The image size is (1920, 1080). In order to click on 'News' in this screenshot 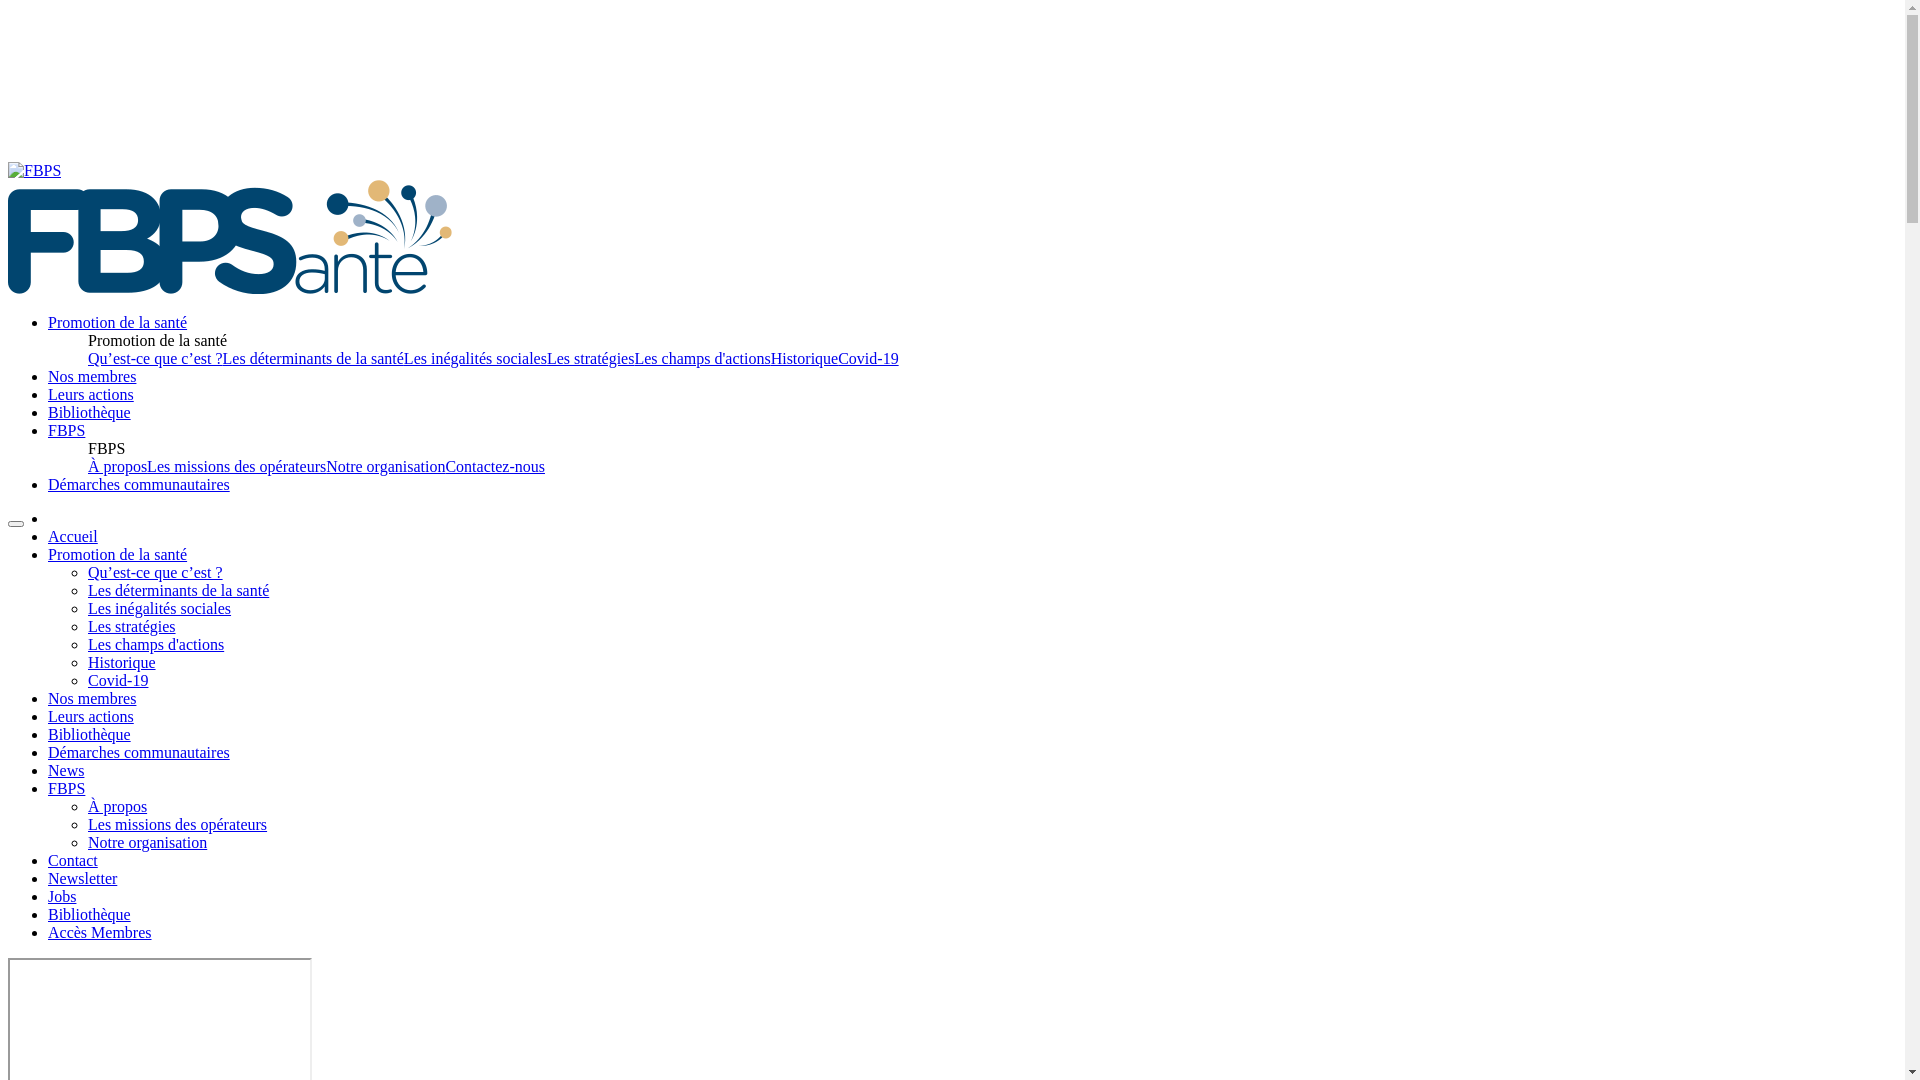, I will do `click(48, 769)`.